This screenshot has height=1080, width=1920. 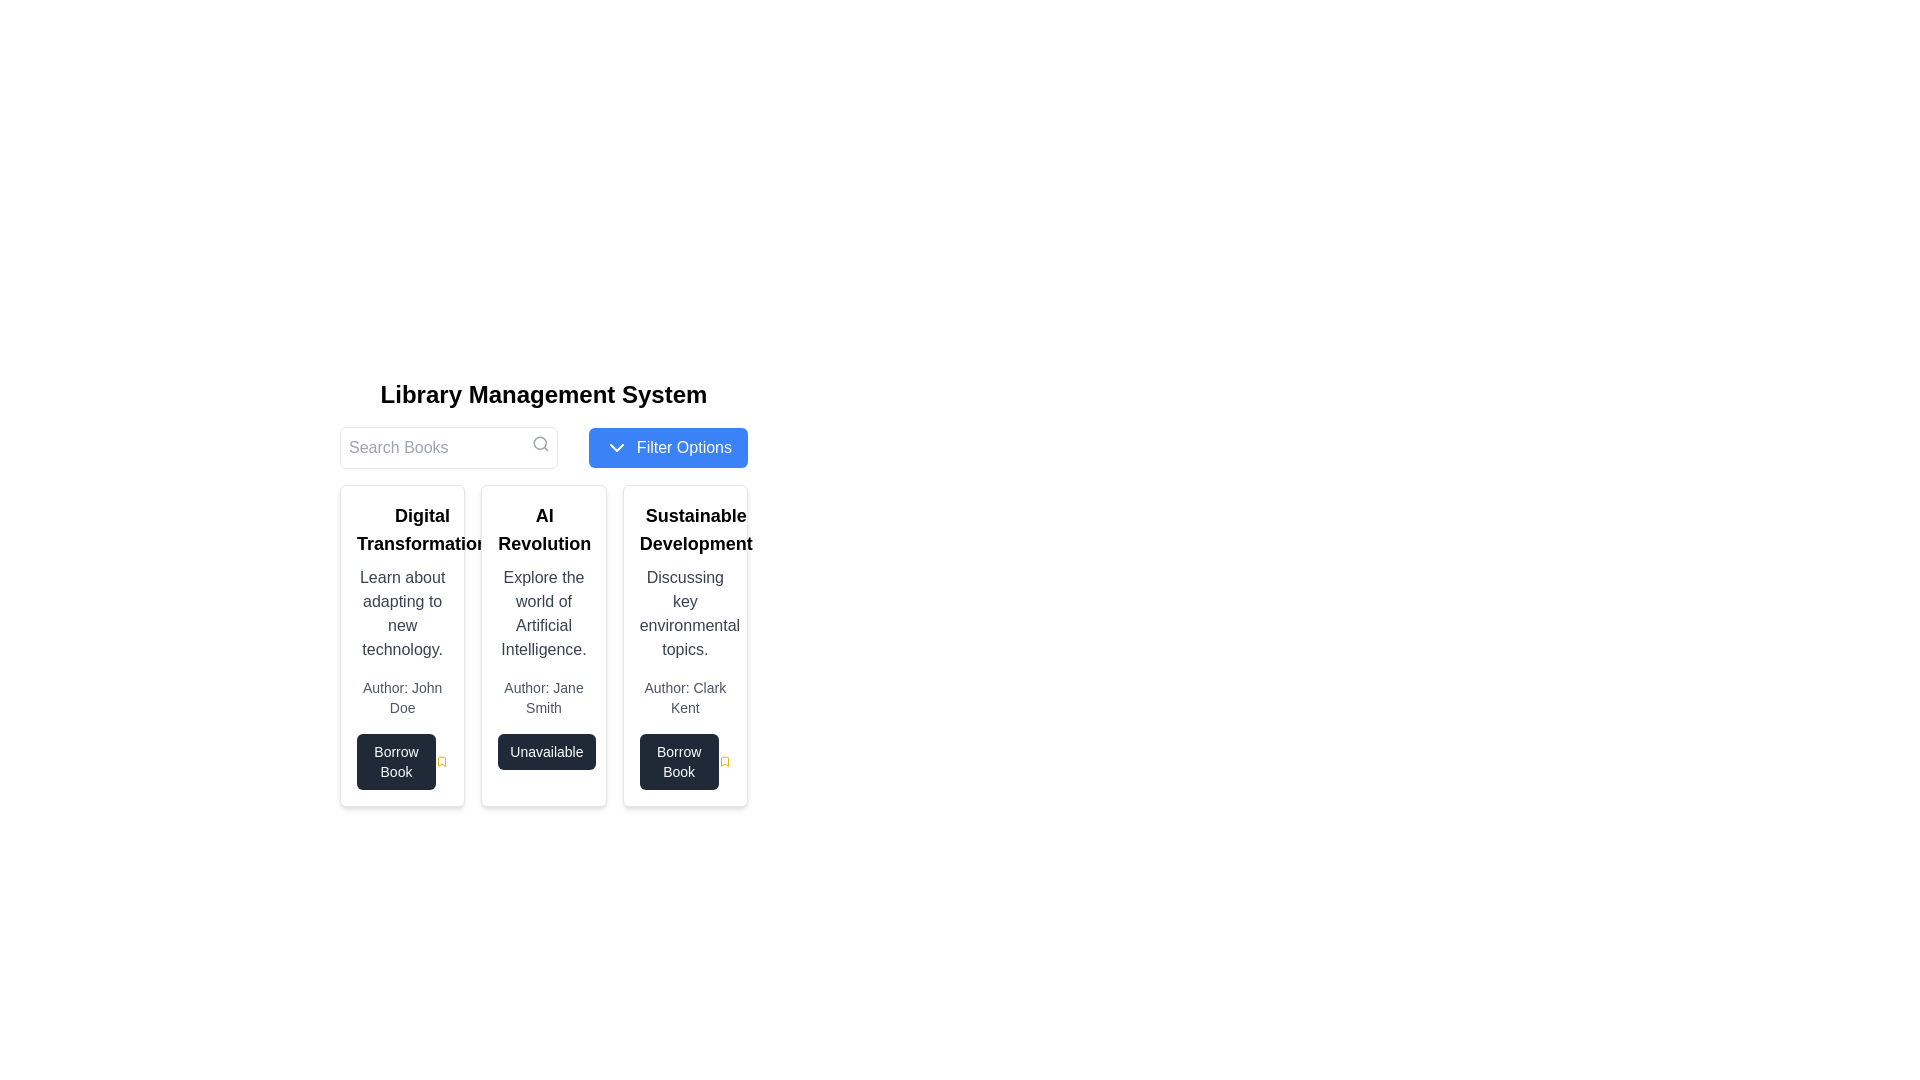 I want to click on the title text label of the first card in the library management interface that identifies the book represented by the card, so click(x=401, y=528).